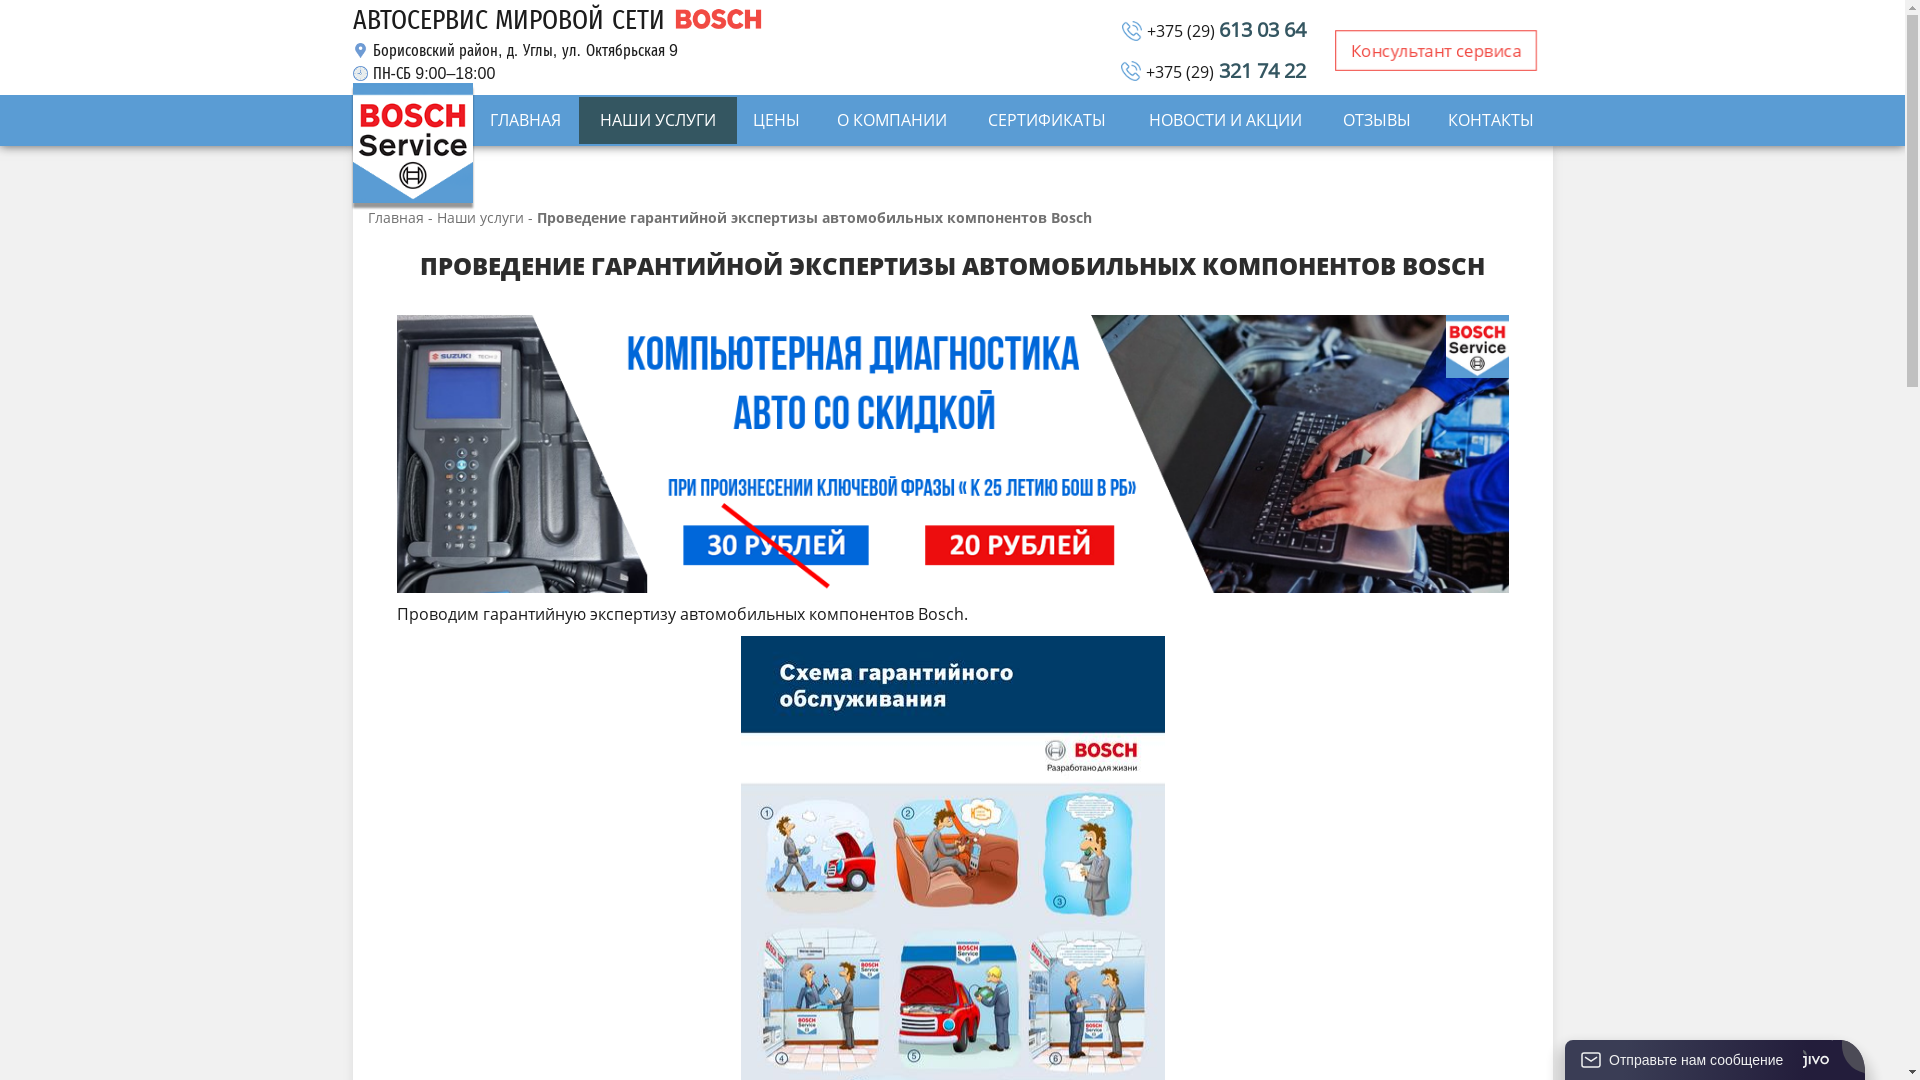 This screenshot has width=1920, height=1080. What do you see at coordinates (1224, 71) in the screenshot?
I see `'+375 (29) 321 74 22'` at bounding box center [1224, 71].